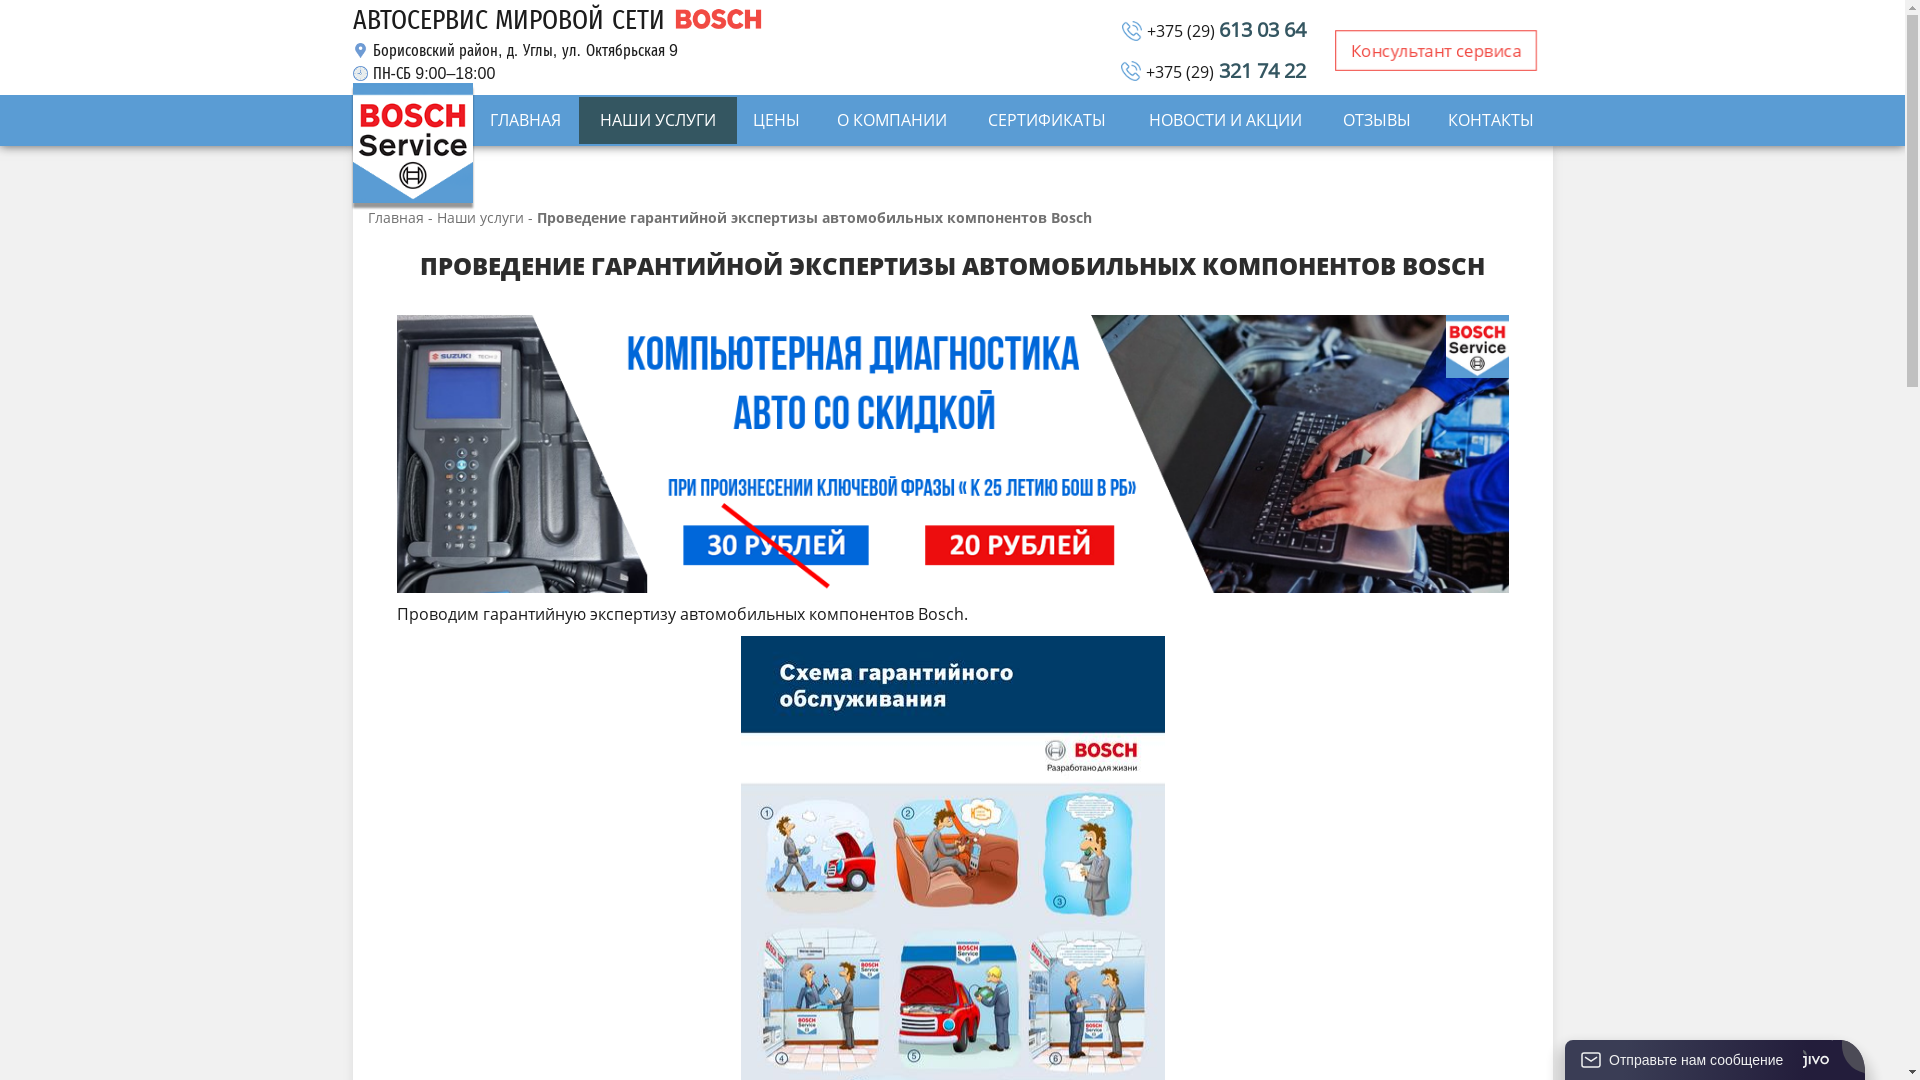 This screenshot has width=1920, height=1080. What do you see at coordinates (1224, 71) in the screenshot?
I see `'+375 (29) 321 74 22'` at bounding box center [1224, 71].